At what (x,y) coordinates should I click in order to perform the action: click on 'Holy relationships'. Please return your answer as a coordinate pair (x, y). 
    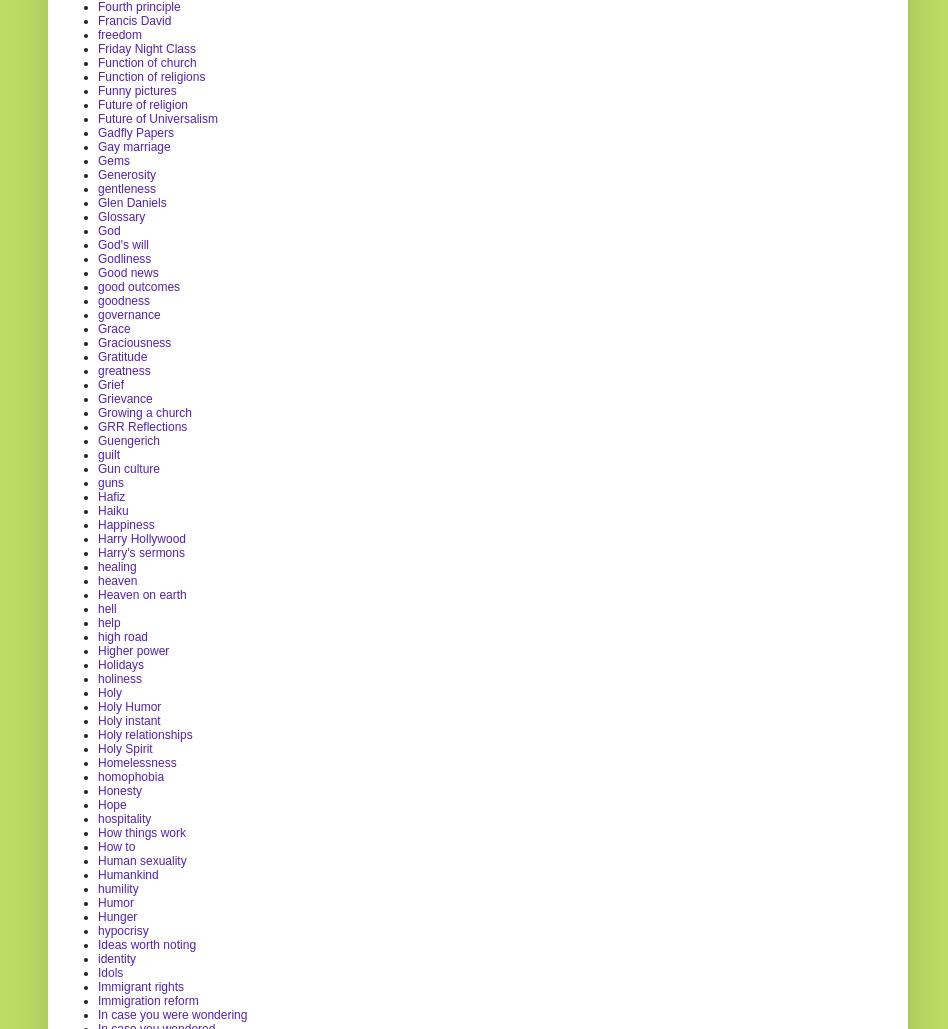
    Looking at the image, I should click on (144, 732).